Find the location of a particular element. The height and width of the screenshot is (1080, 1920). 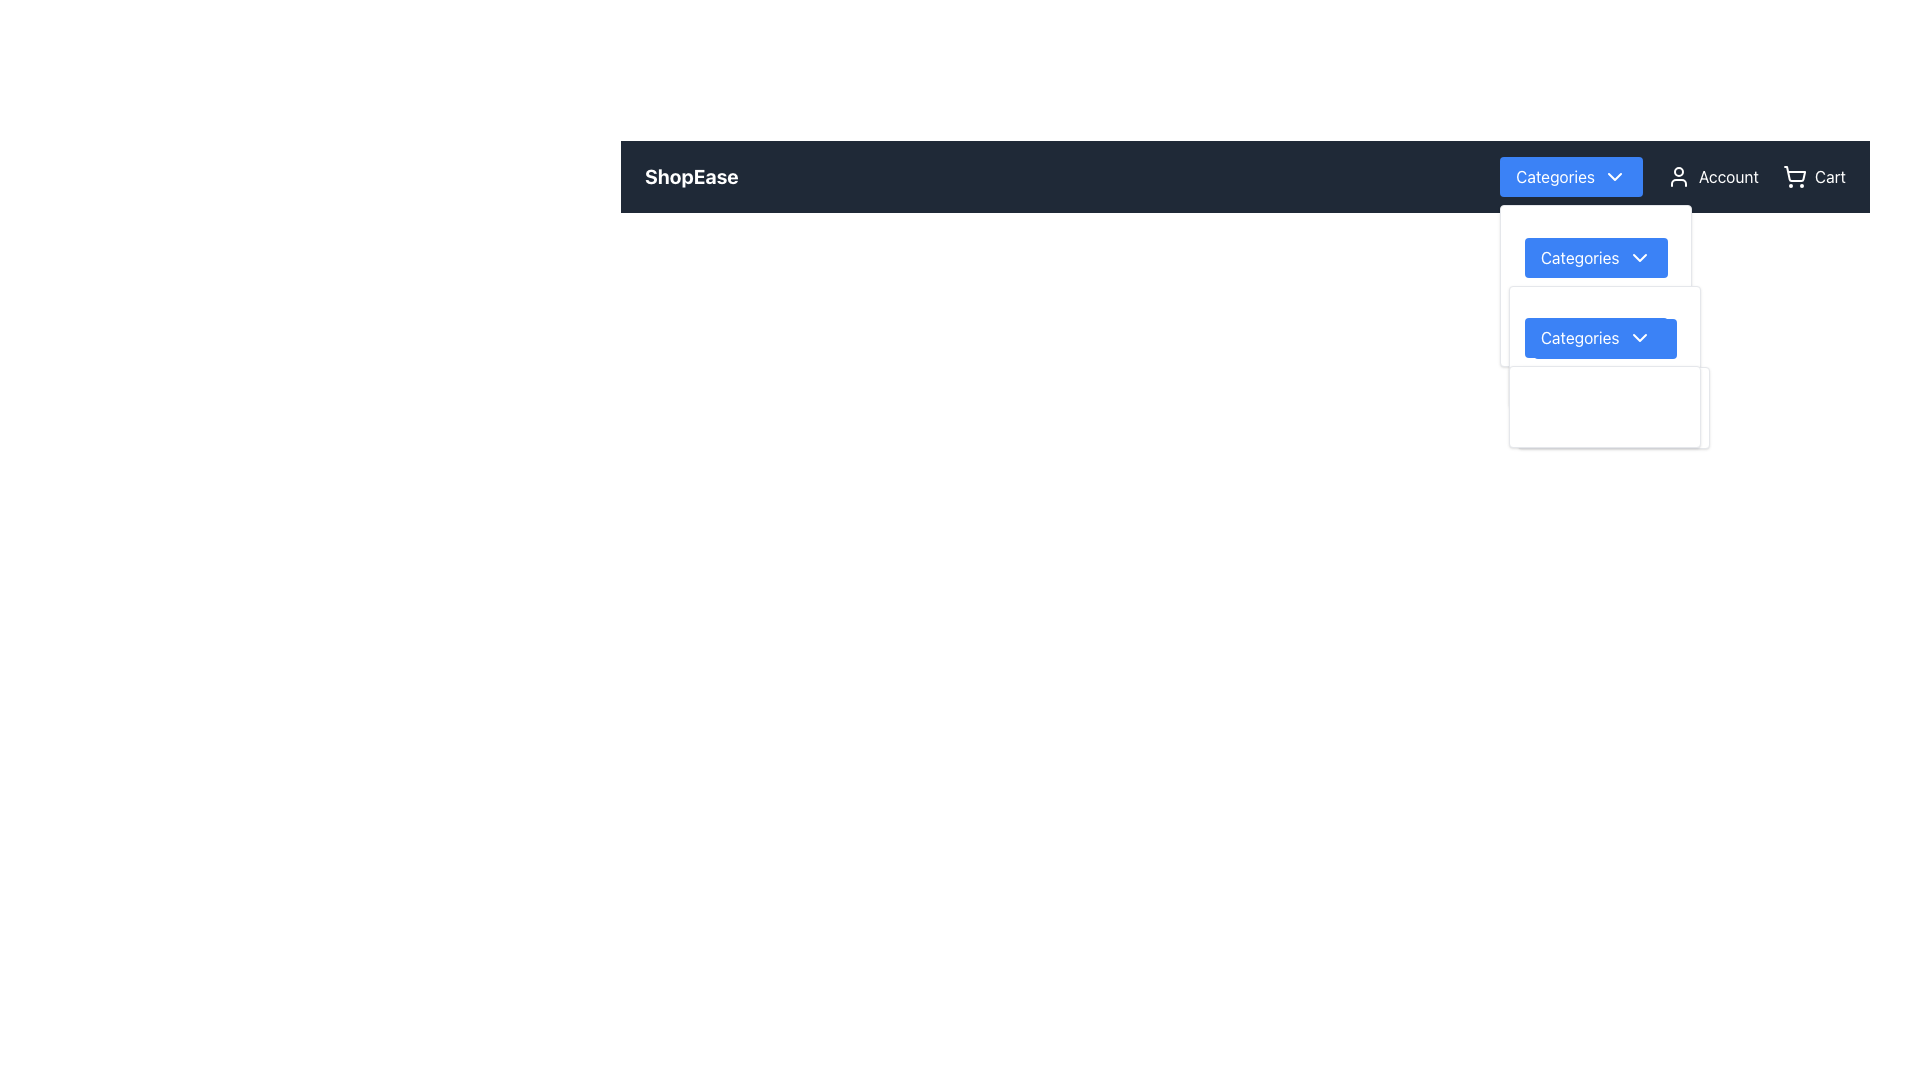

the 'ShopEase' branding logo text located at the start of the header section is located at coordinates (691, 176).